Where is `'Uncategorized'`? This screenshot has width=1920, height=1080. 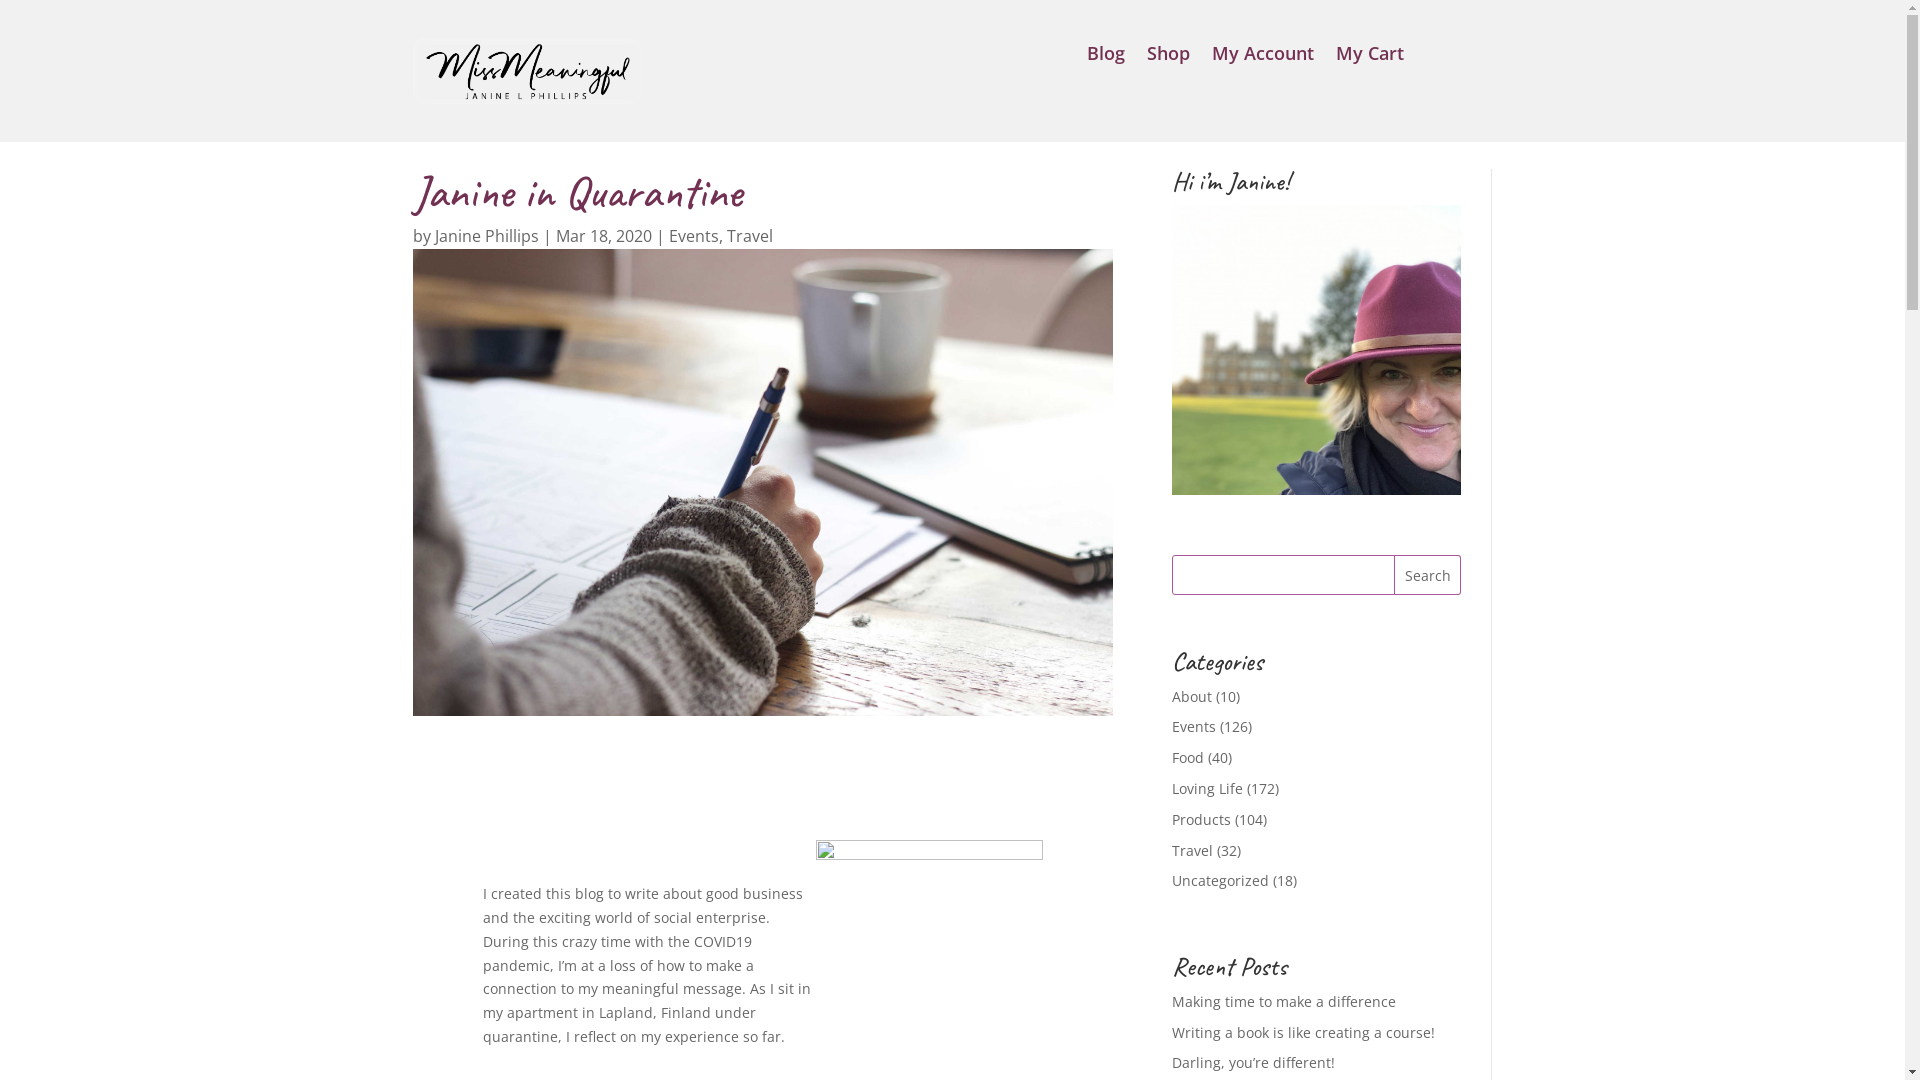
'Uncategorized' is located at coordinates (1219, 879).